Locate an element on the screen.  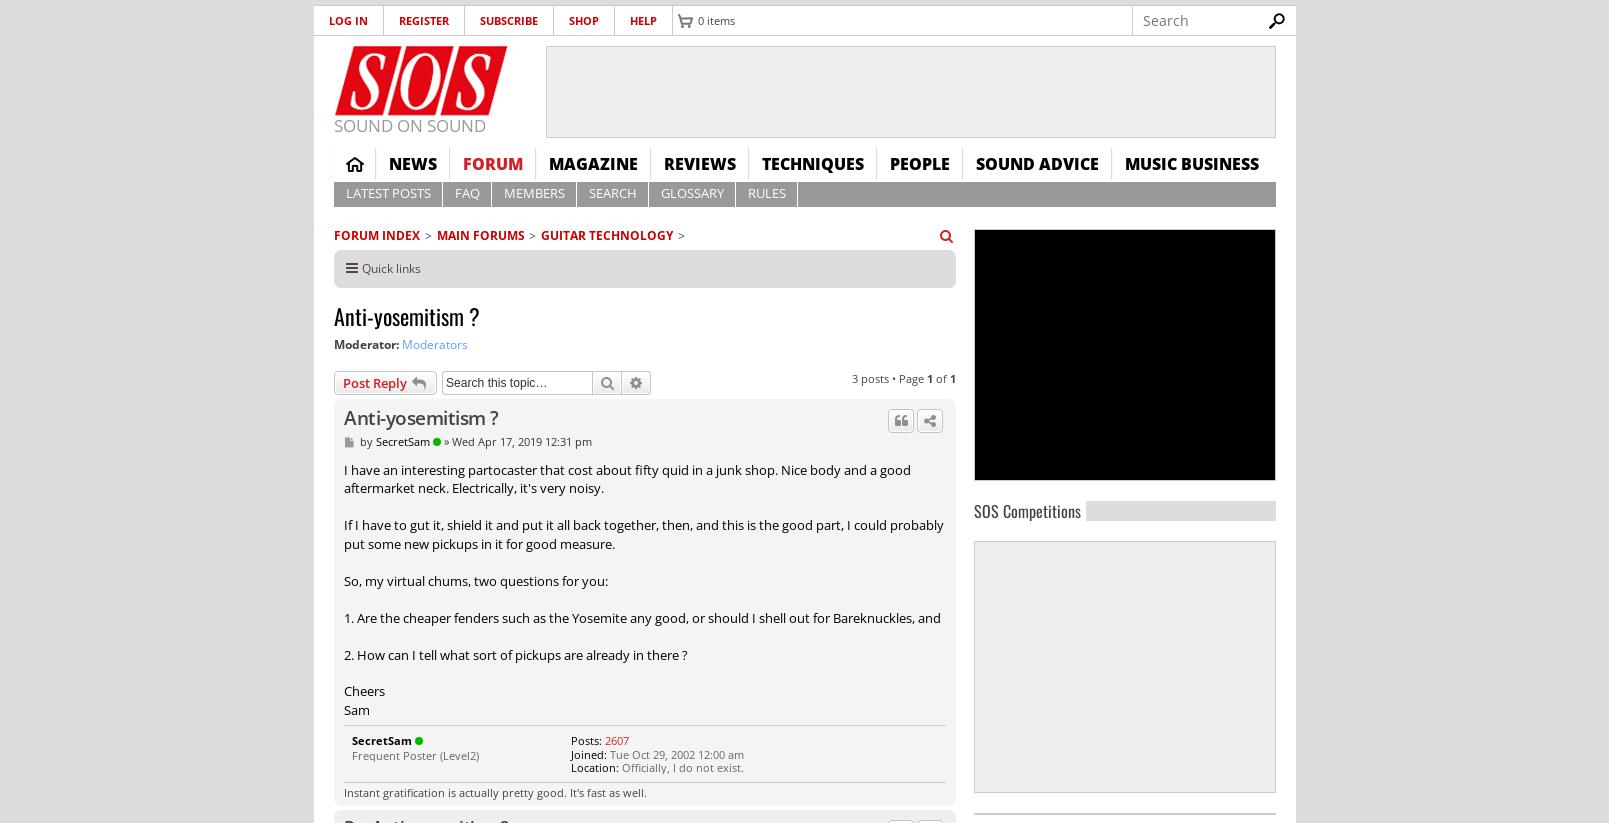
'SOUND ON SOUND' is located at coordinates (408, 125).